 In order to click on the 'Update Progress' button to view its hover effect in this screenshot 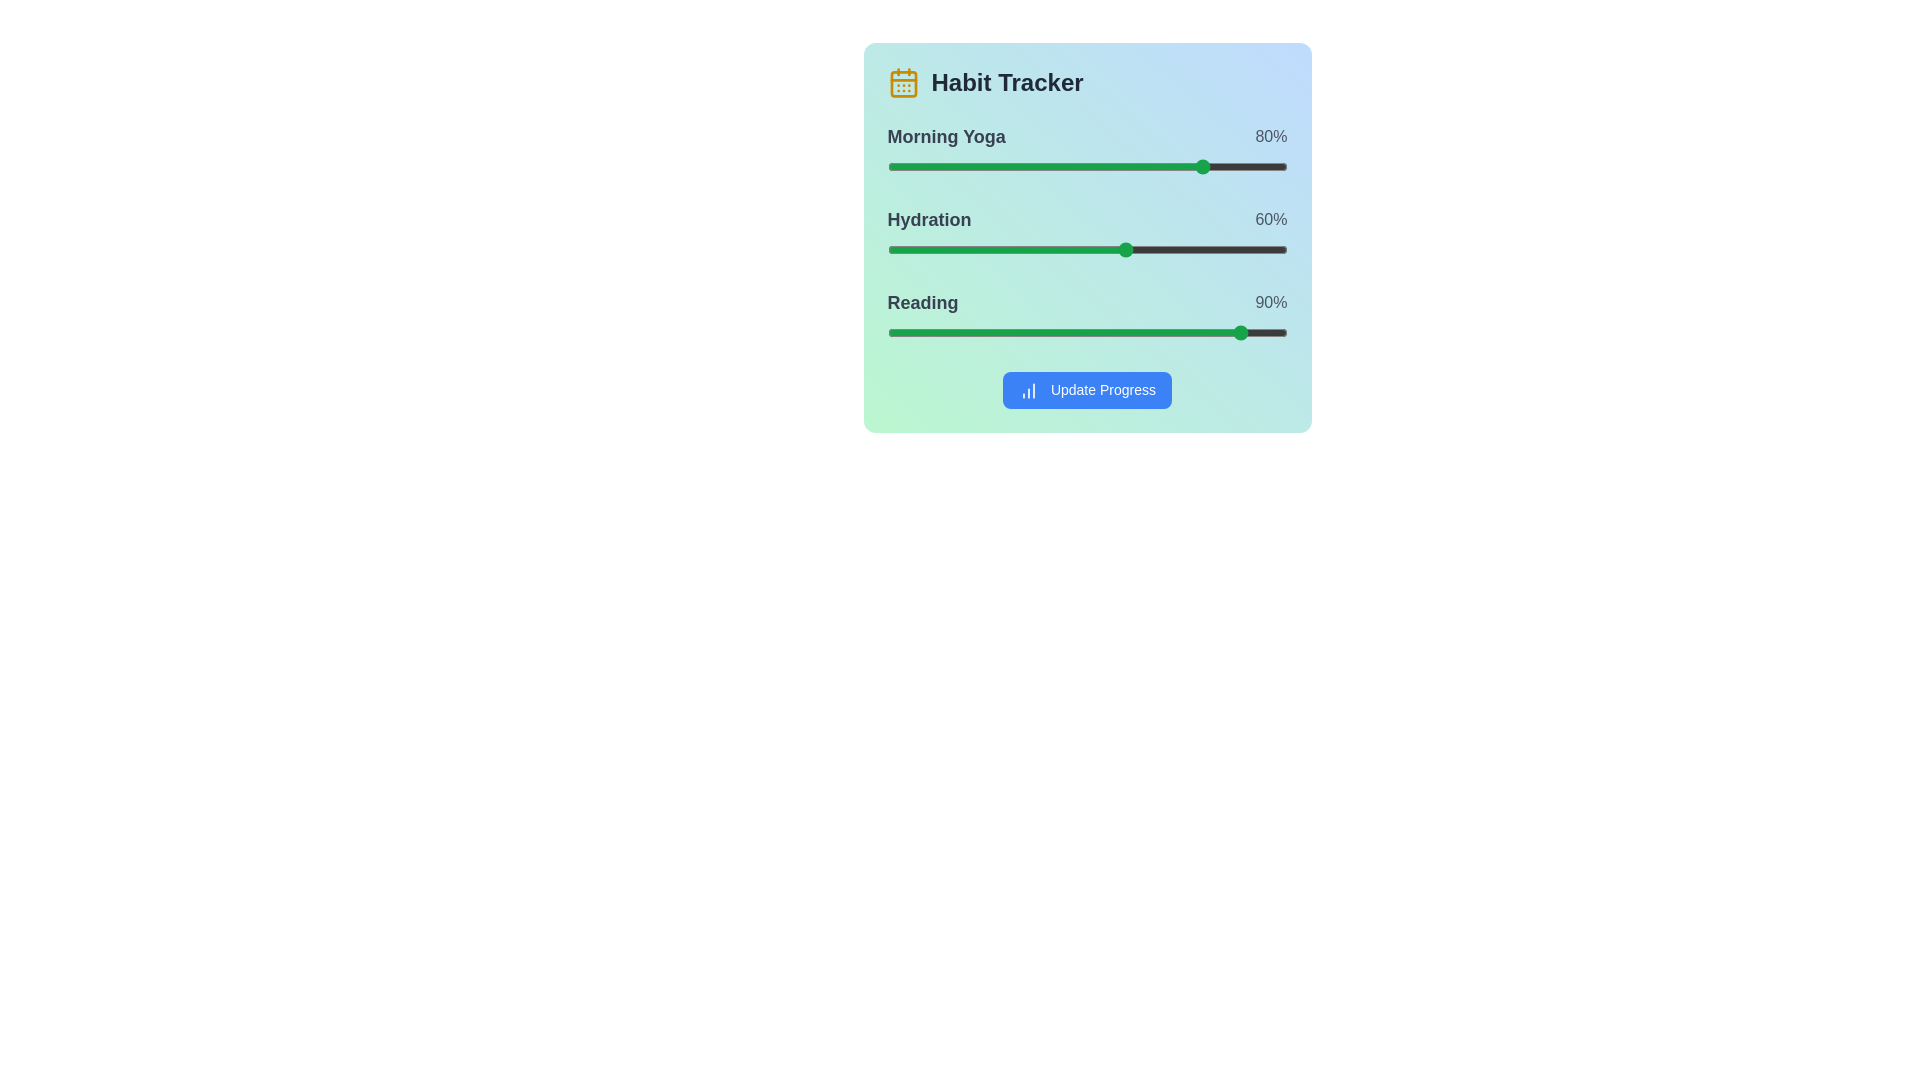, I will do `click(1086, 390)`.